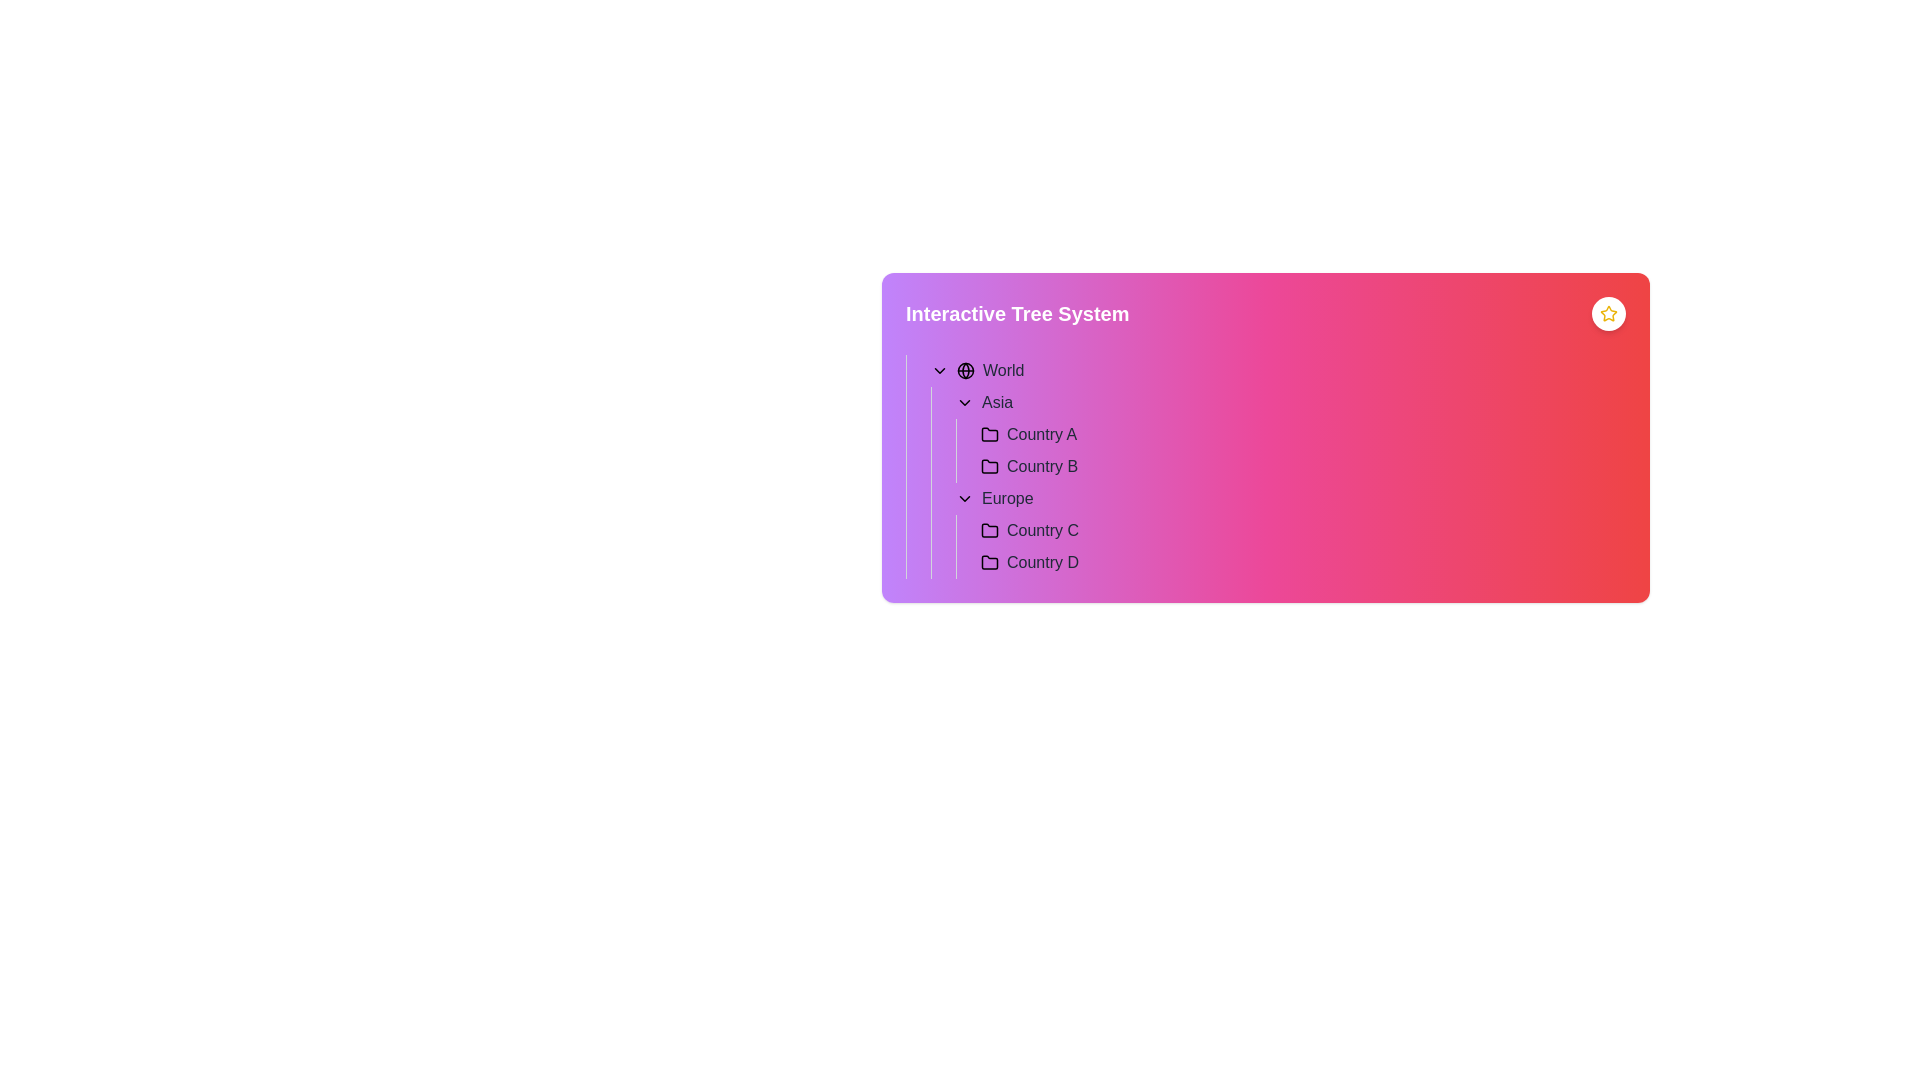 The height and width of the screenshot is (1080, 1920). Describe the element at coordinates (1608, 313) in the screenshot. I see `the star icon outlined in yellow with a white fill to favorite or highlight an item` at that location.